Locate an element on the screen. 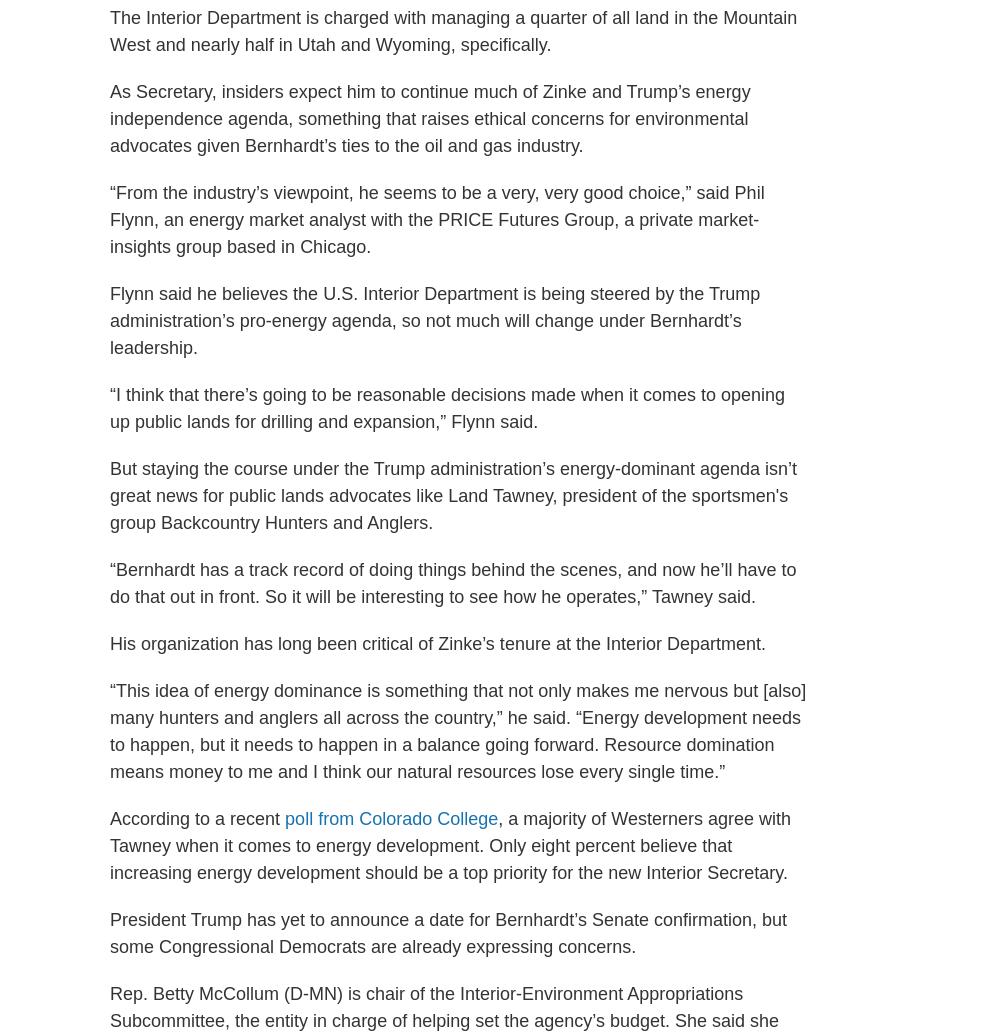 The width and height of the screenshot is (1000, 1034). 'The Interior Department is charged with managing a quarter of all land in the Mountain West and nearly half in Utah and Wyoming, specifically.' is located at coordinates (109, 30).